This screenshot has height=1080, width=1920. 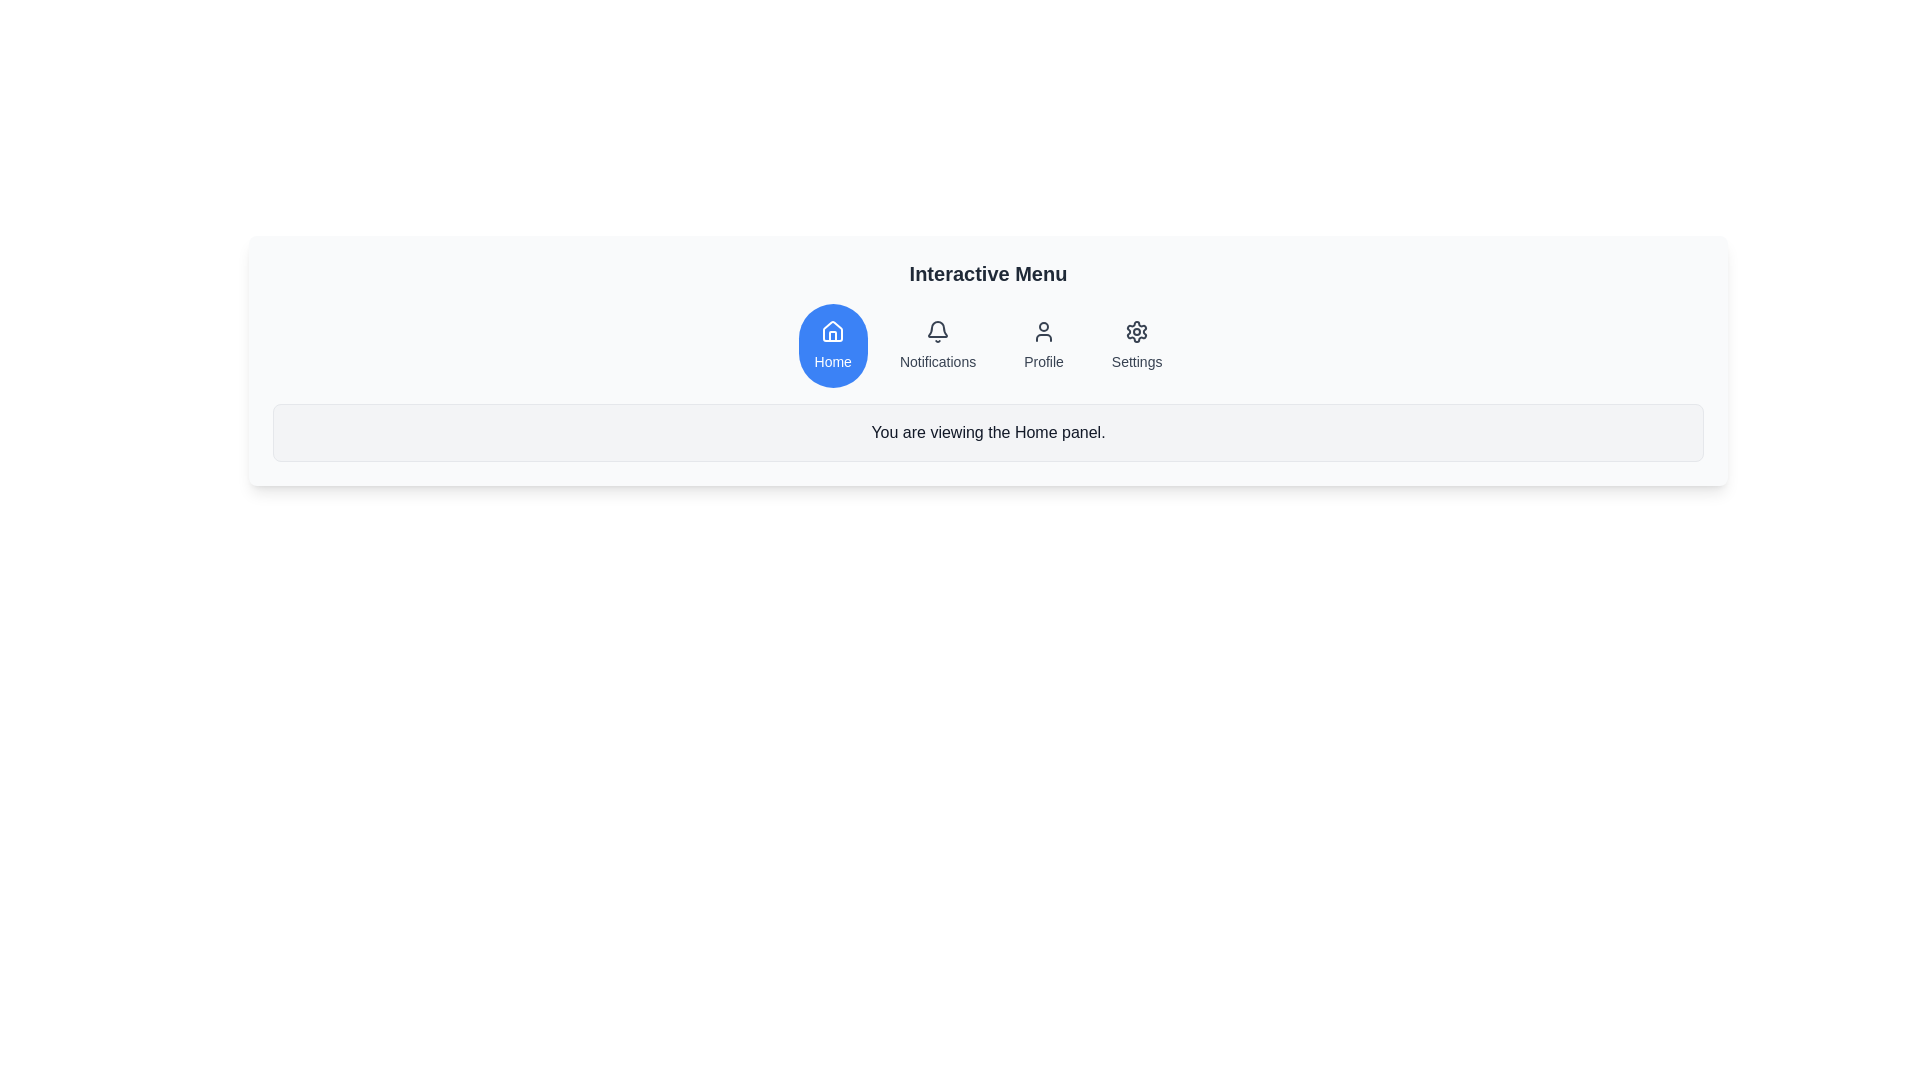 What do you see at coordinates (937, 362) in the screenshot?
I see `the 'Notifications' static text label located in the centered interactive menu bar, positioned directly beneath the notification bell icon and second from the left` at bounding box center [937, 362].